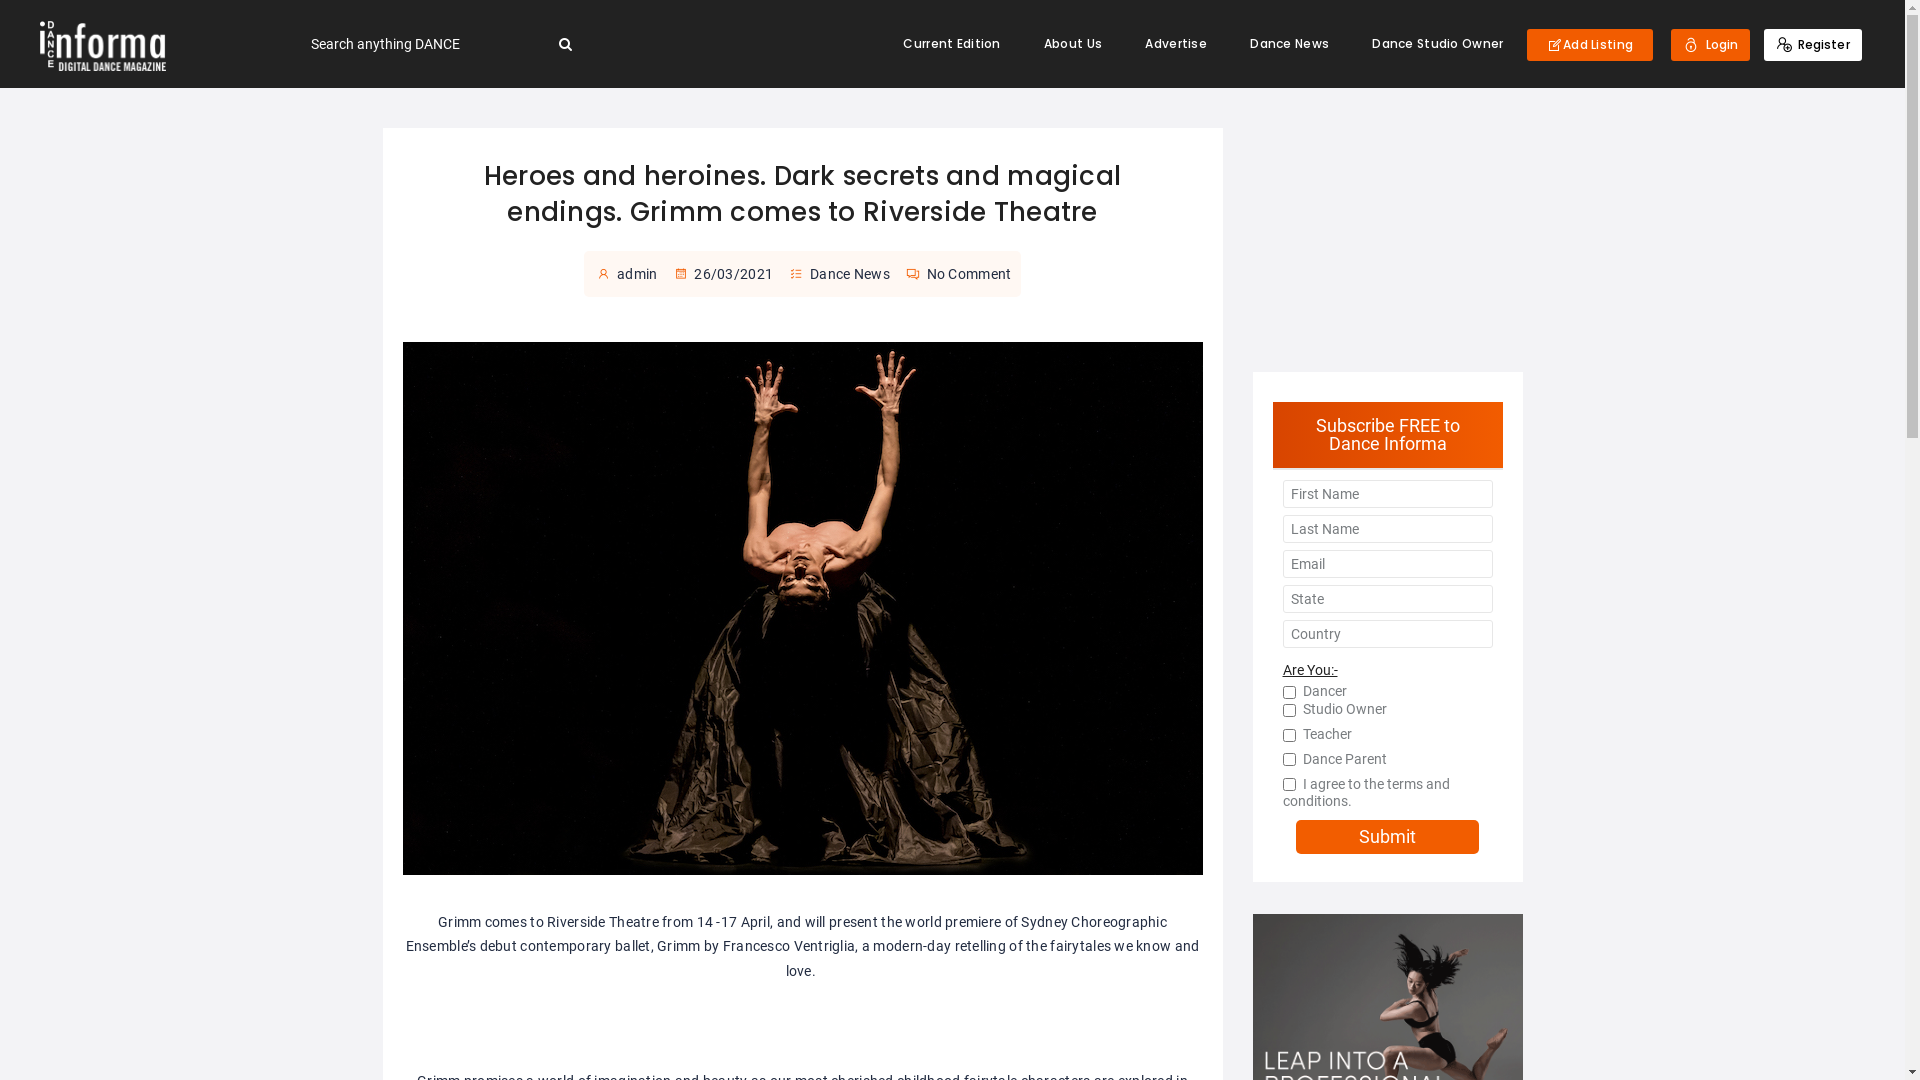 The height and width of the screenshot is (1080, 1920). Describe the element at coordinates (1289, 43) in the screenshot. I see `'Dance News'` at that location.